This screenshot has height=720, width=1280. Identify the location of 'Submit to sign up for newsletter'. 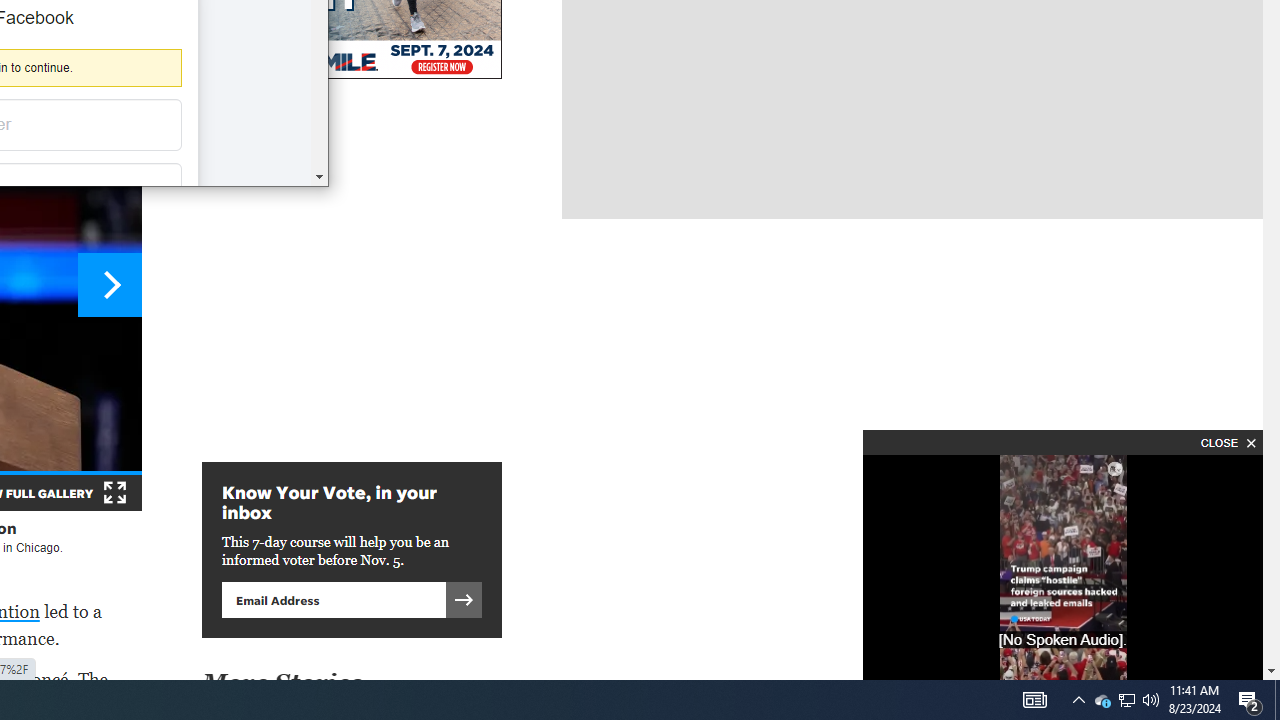
(463, 598).